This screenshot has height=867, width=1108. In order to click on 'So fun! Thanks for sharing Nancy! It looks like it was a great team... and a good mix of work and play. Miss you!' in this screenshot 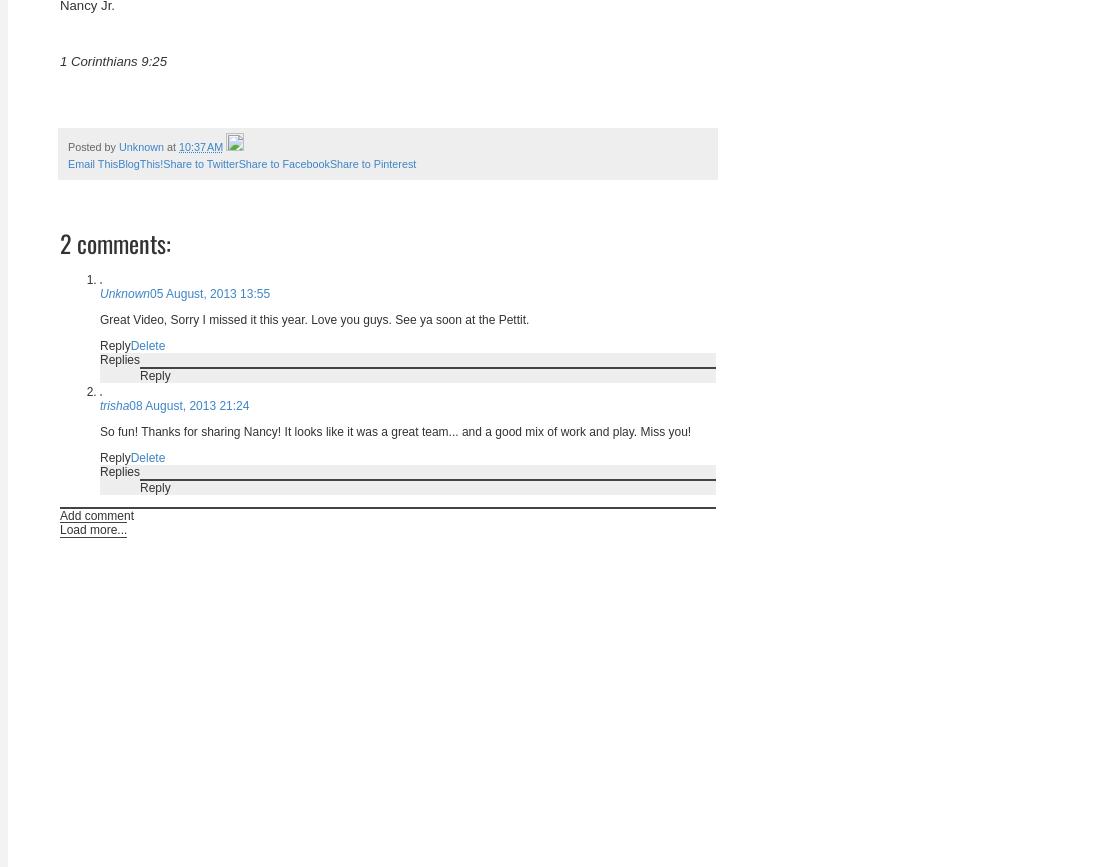, I will do `click(395, 430)`.